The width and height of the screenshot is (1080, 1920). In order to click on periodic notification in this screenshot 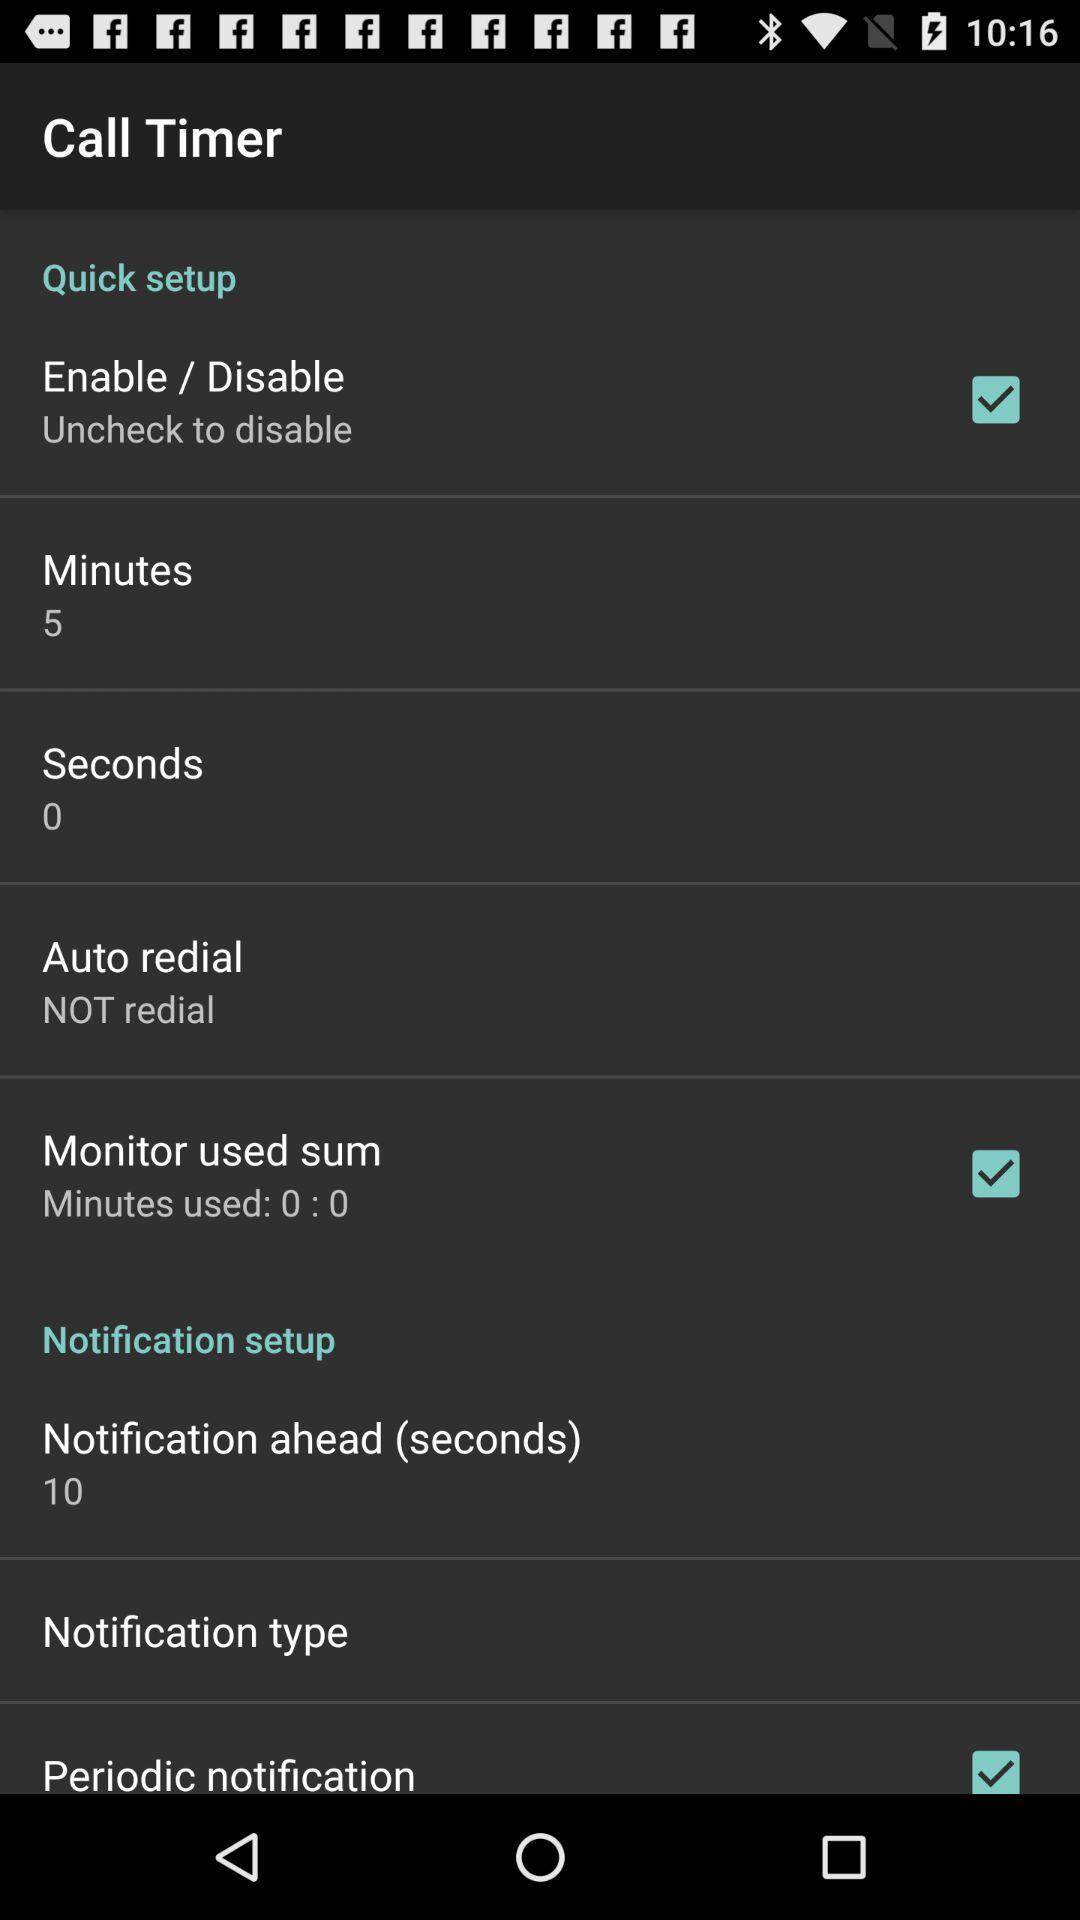, I will do `click(228, 1770)`.